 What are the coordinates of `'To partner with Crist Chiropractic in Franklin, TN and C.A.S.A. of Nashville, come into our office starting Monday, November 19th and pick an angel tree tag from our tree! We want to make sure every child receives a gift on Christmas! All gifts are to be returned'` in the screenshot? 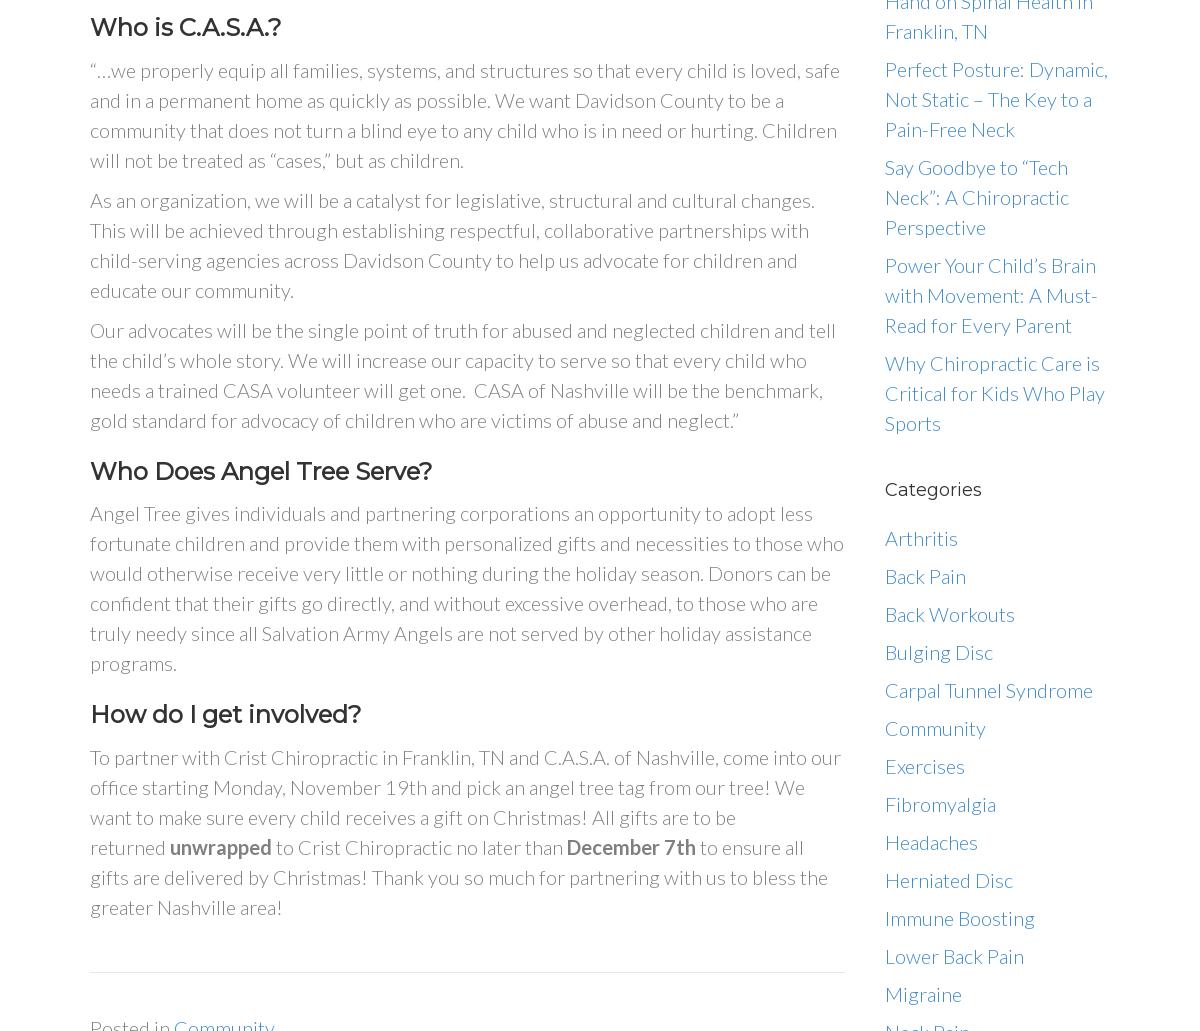 It's located at (464, 799).